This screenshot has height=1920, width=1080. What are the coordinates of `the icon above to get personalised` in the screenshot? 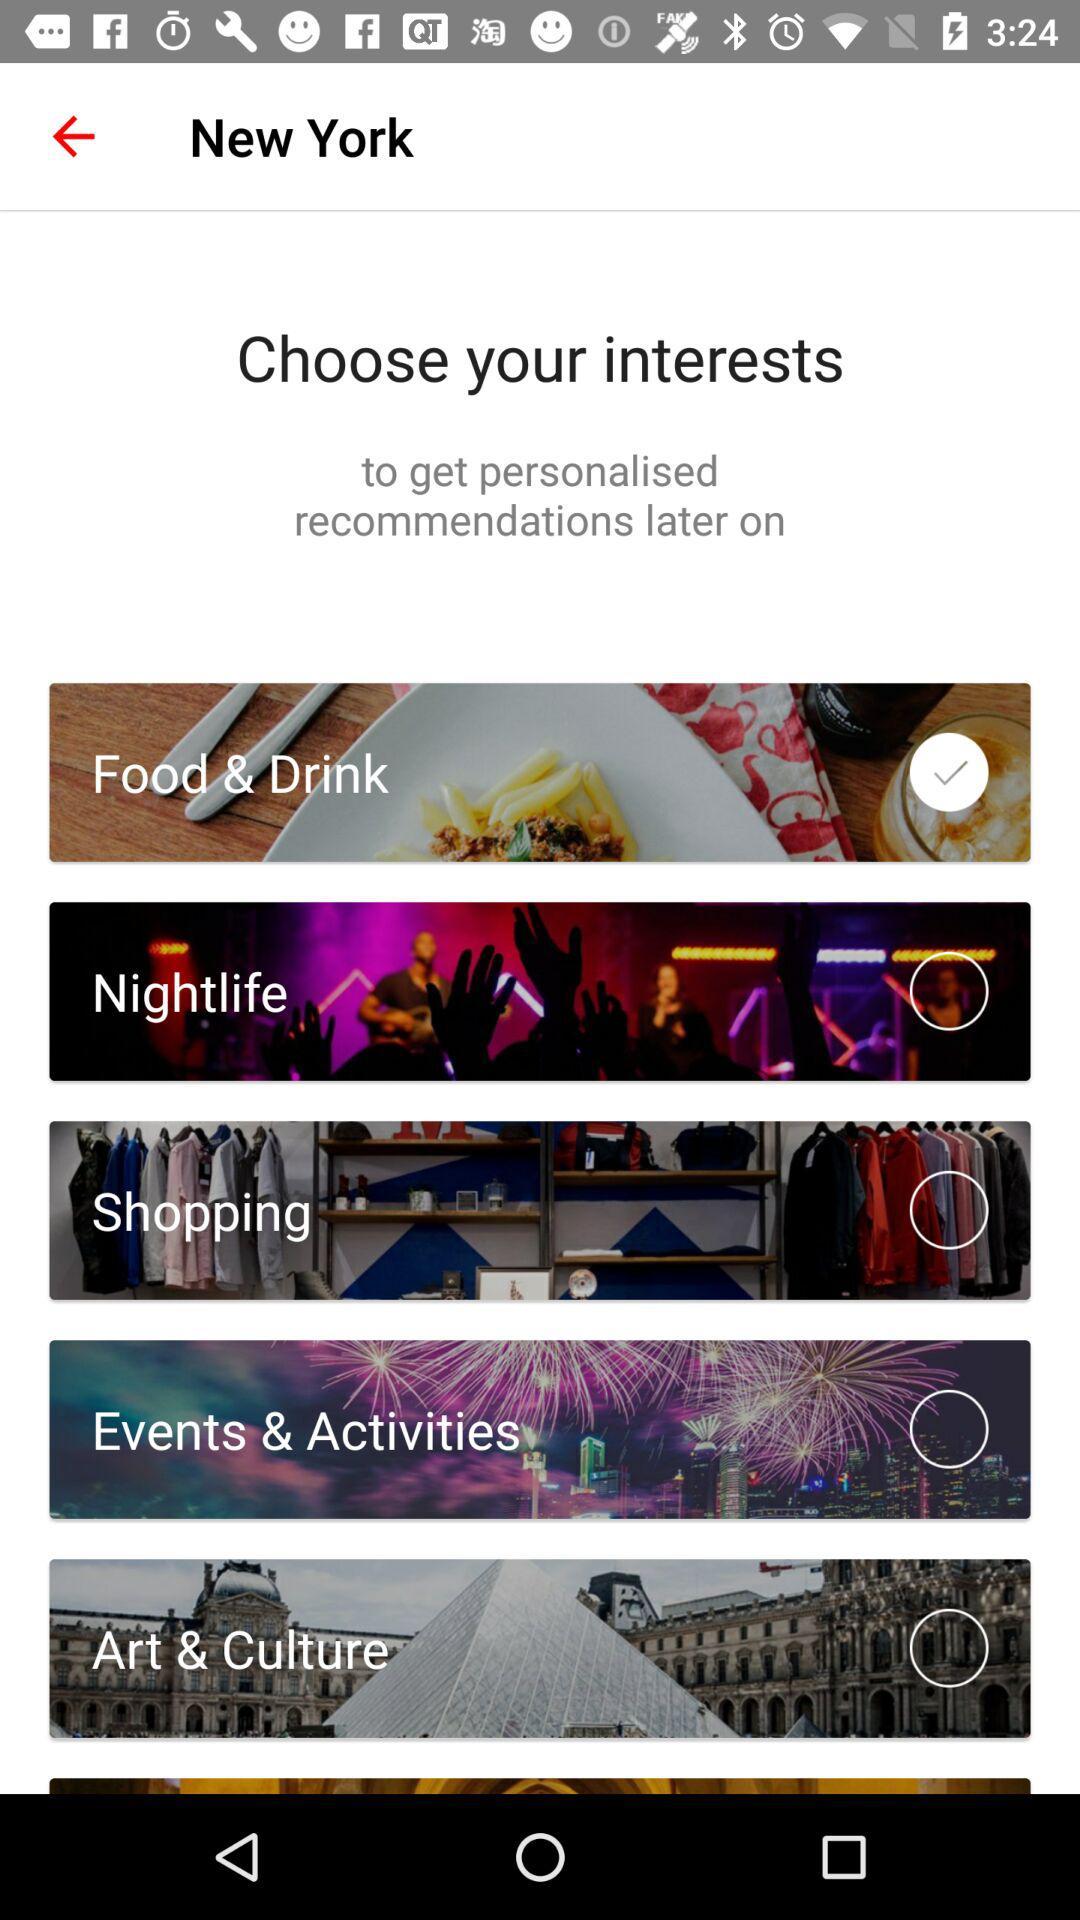 It's located at (540, 356).